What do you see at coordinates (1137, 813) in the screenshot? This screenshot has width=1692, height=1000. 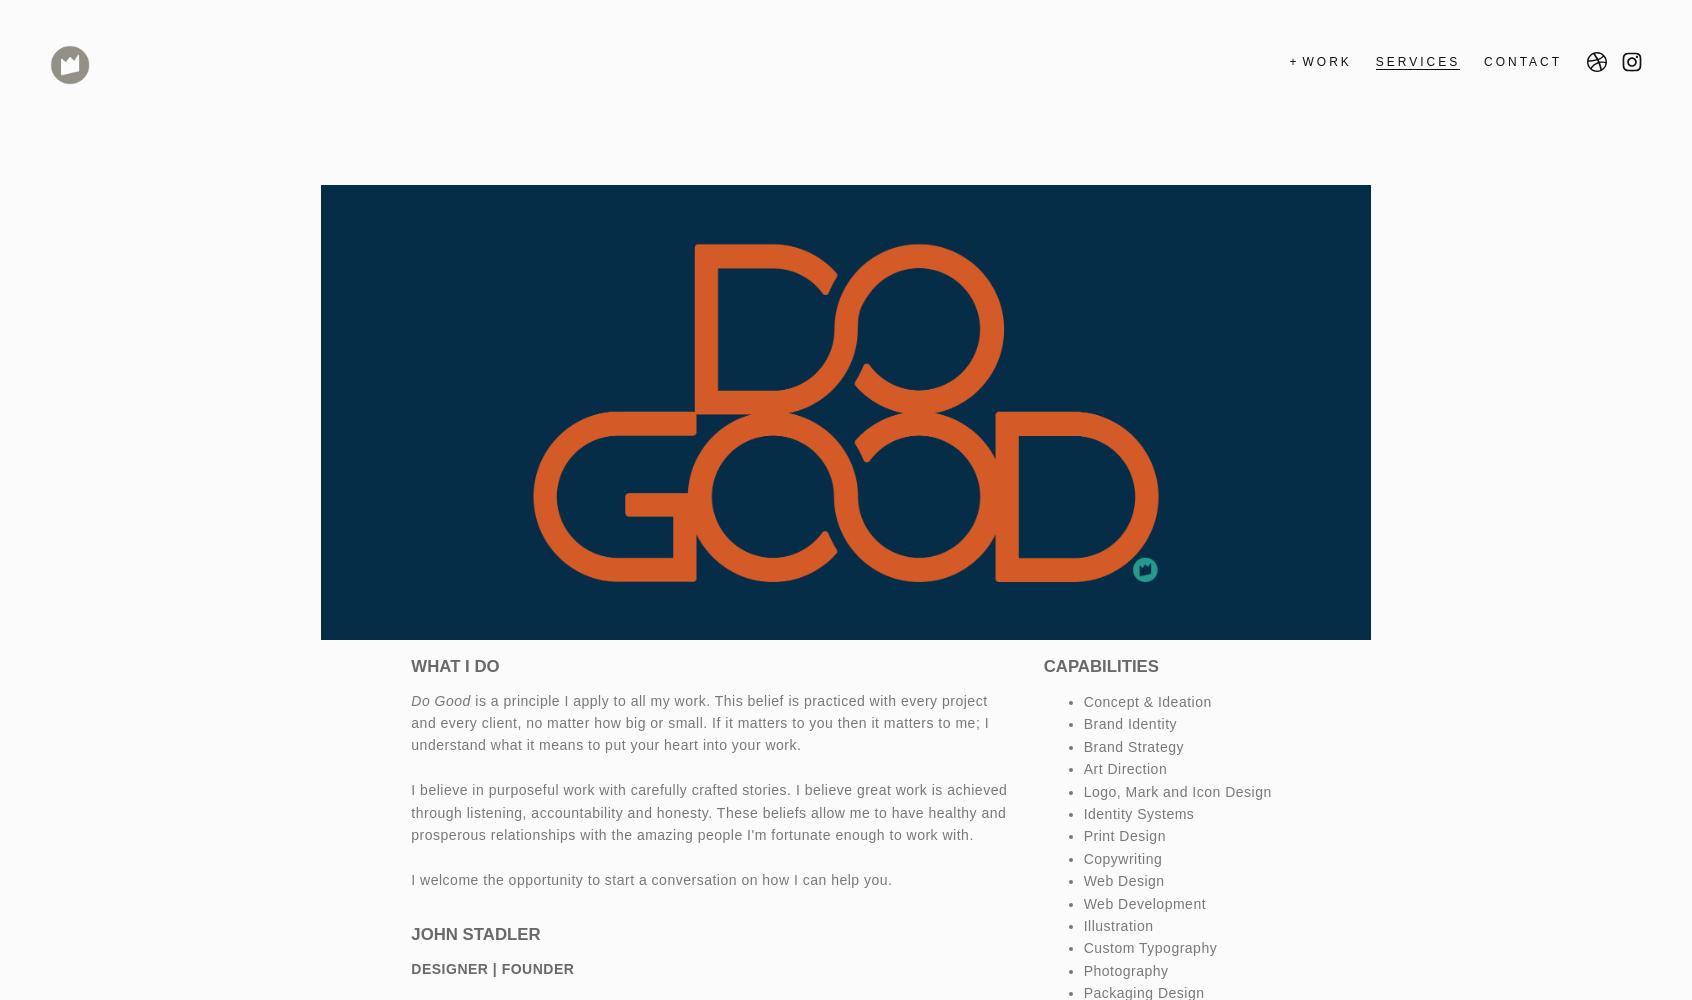 I see `'Identity Systems'` at bounding box center [1137, 813].